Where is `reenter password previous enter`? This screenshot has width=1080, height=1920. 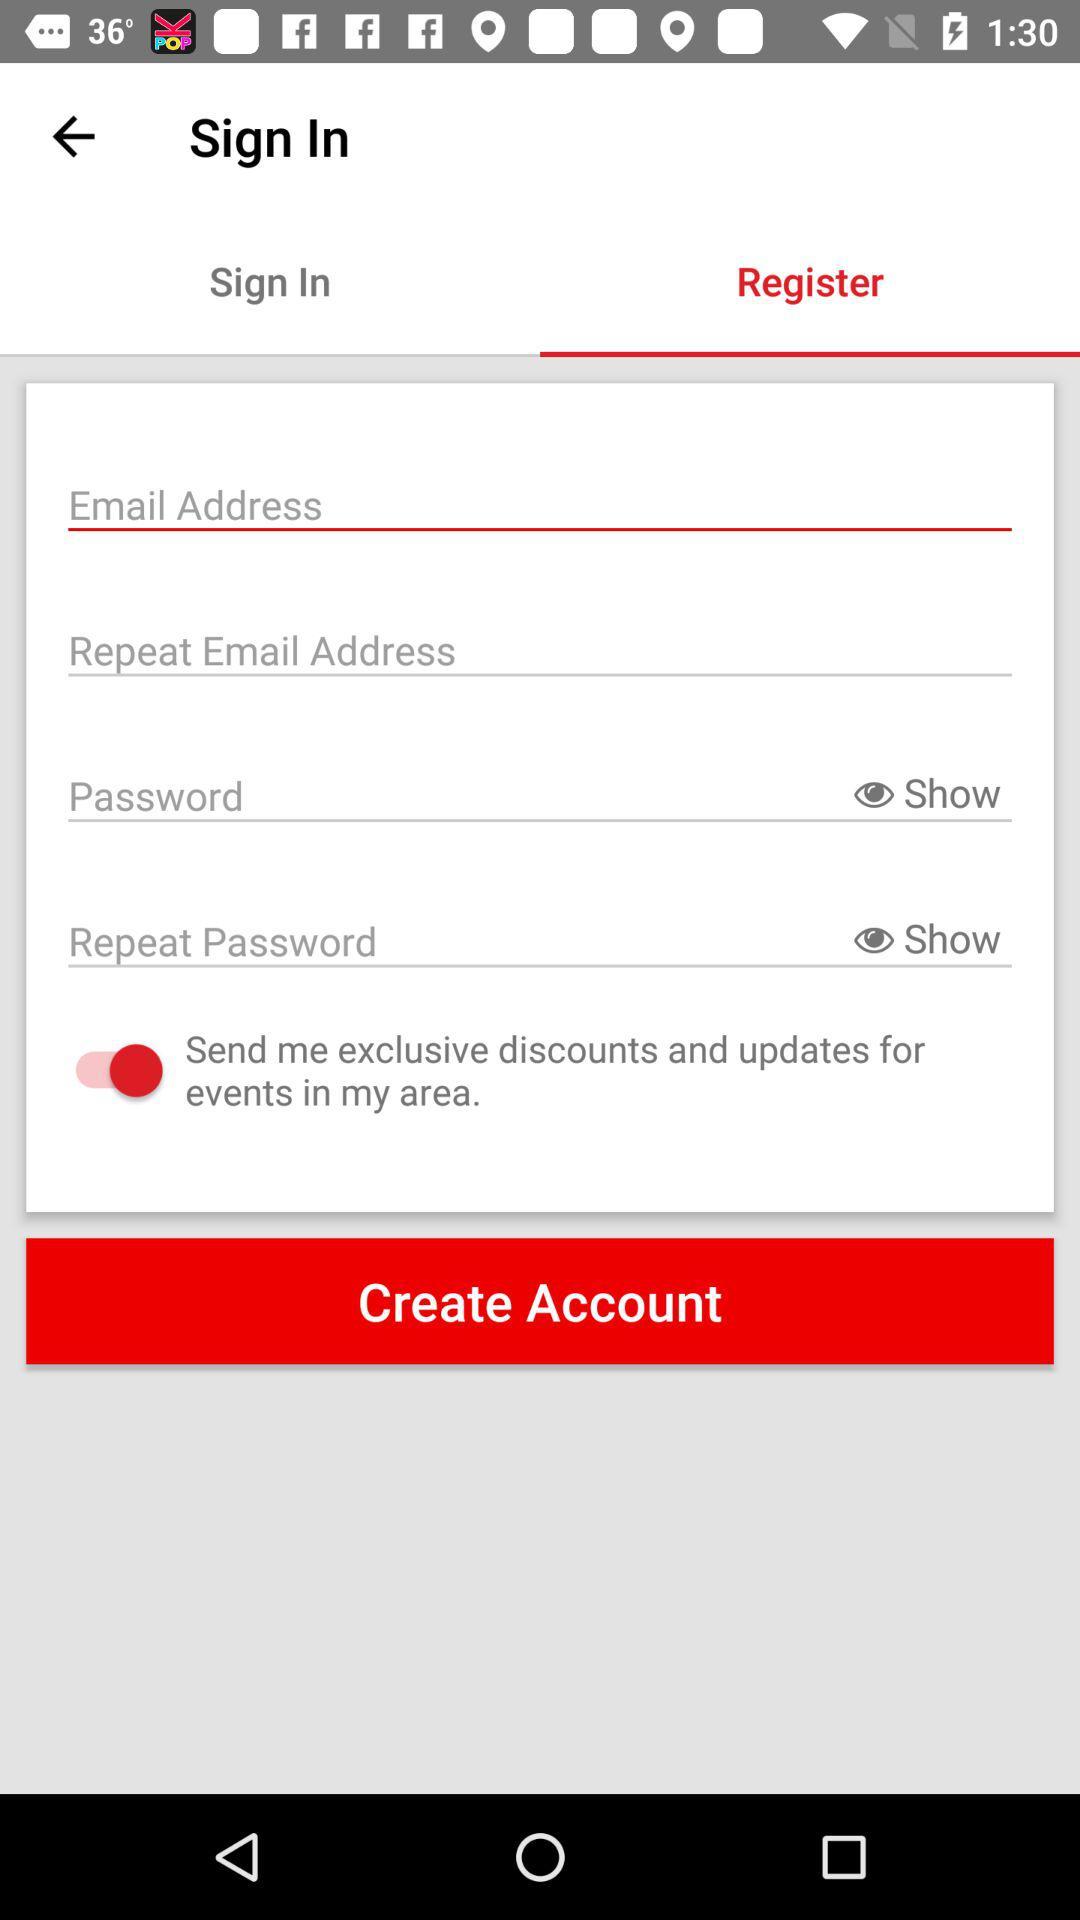 reenter password previous enter is located at coordinates (540, 938).